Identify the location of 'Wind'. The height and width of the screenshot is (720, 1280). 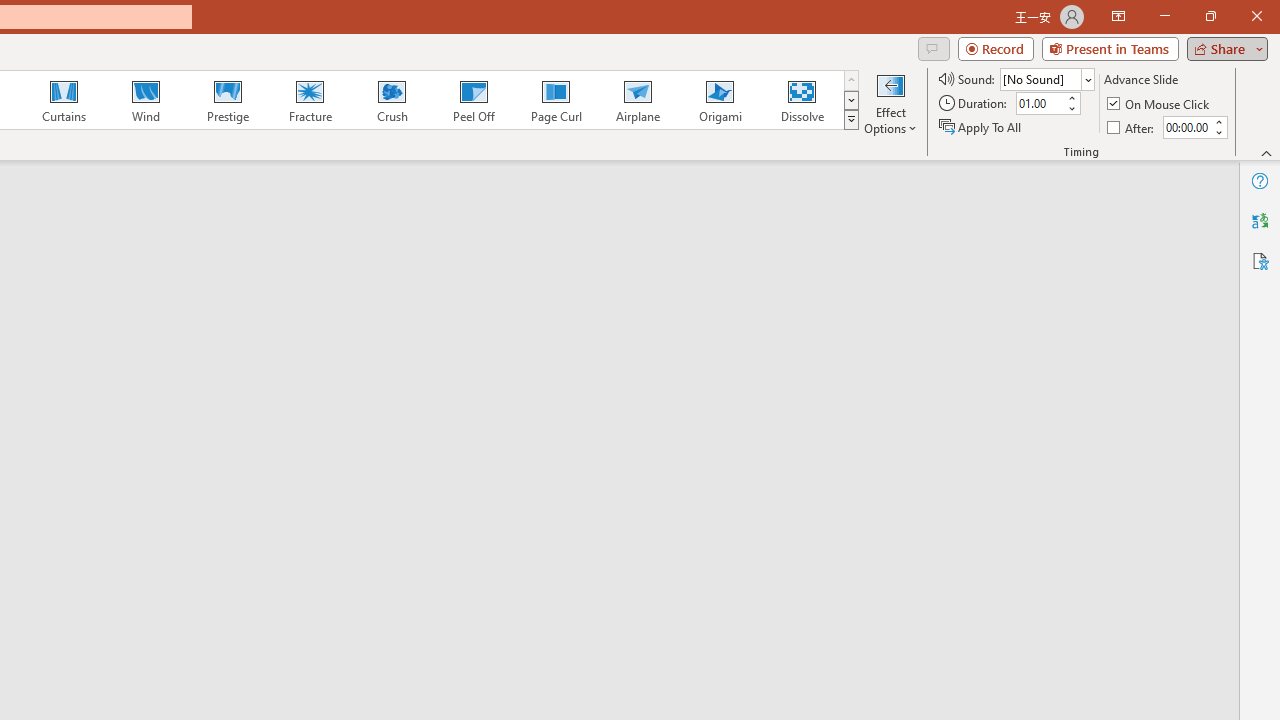
(144, 100).